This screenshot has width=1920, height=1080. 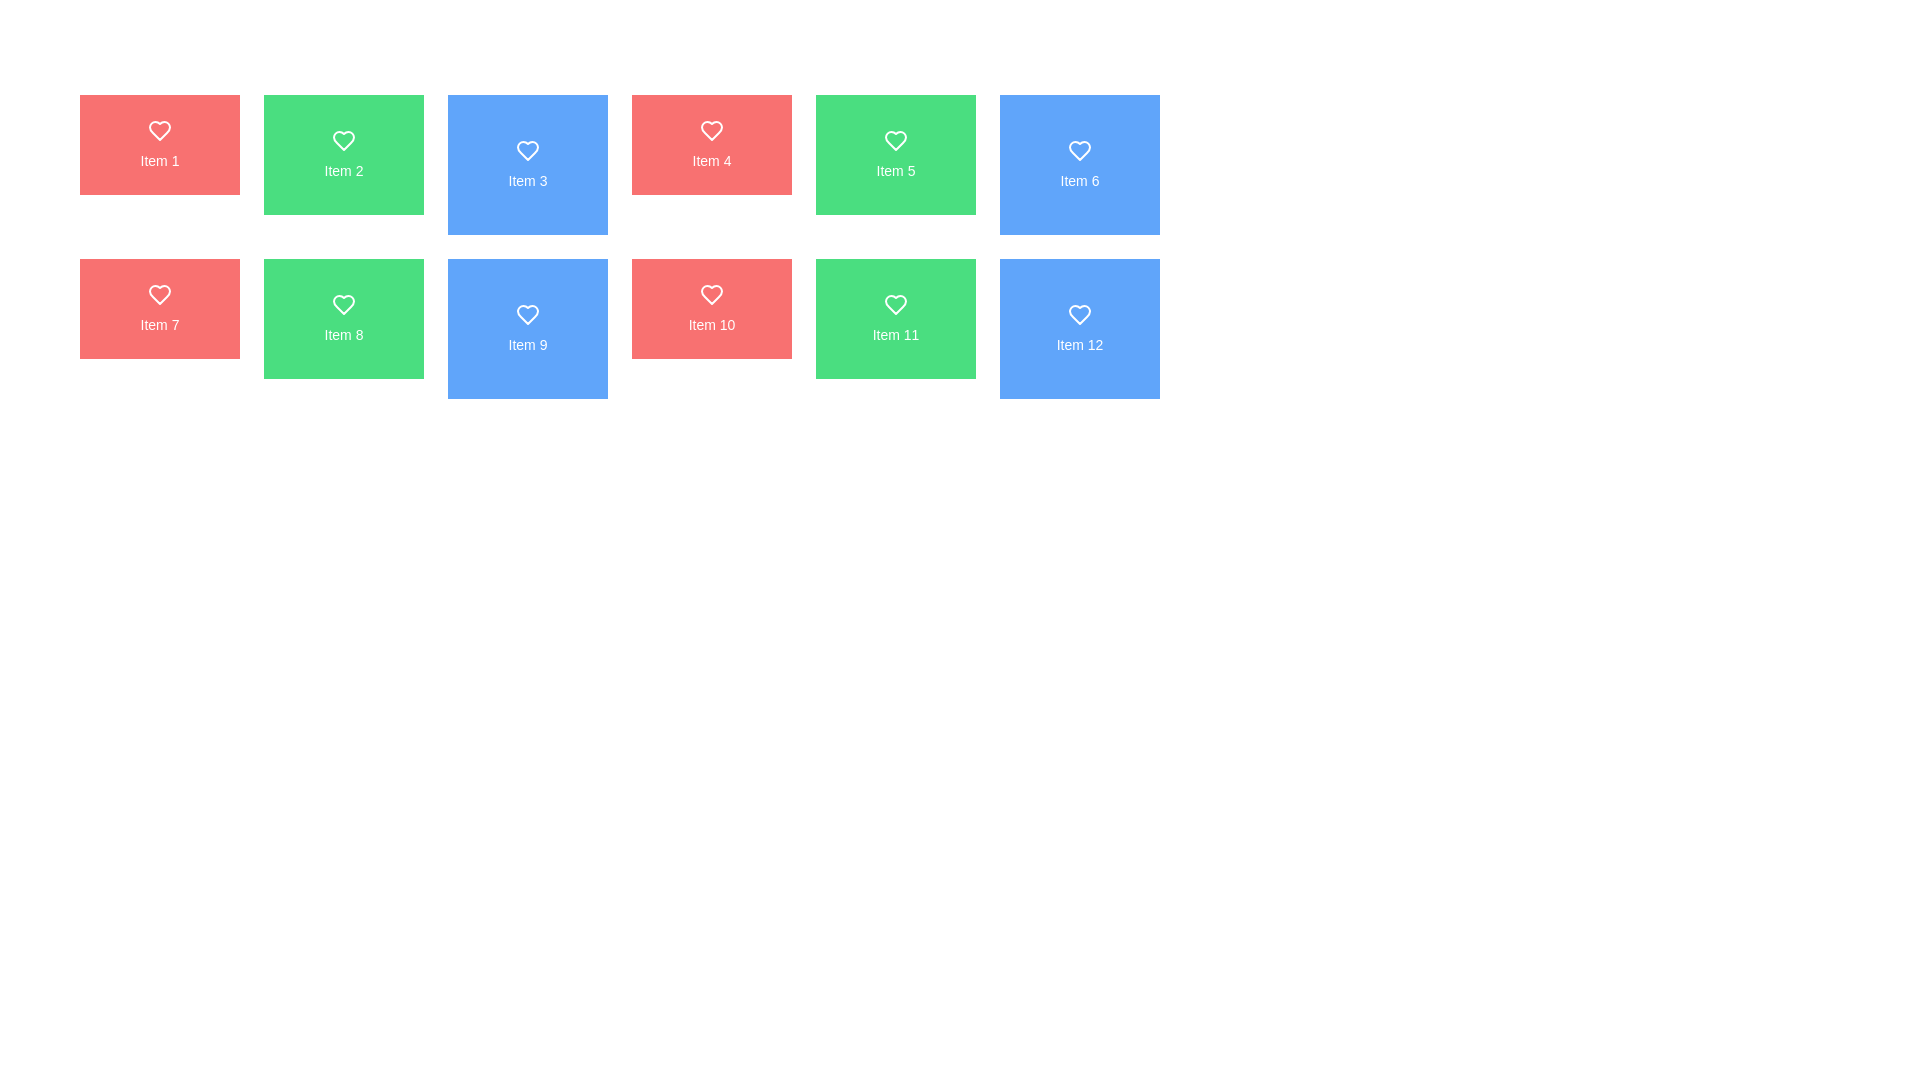 I want to click on the heart icon within the green button labeled 'Item 2' to favorite or like the item, so click(x=344, y=140).